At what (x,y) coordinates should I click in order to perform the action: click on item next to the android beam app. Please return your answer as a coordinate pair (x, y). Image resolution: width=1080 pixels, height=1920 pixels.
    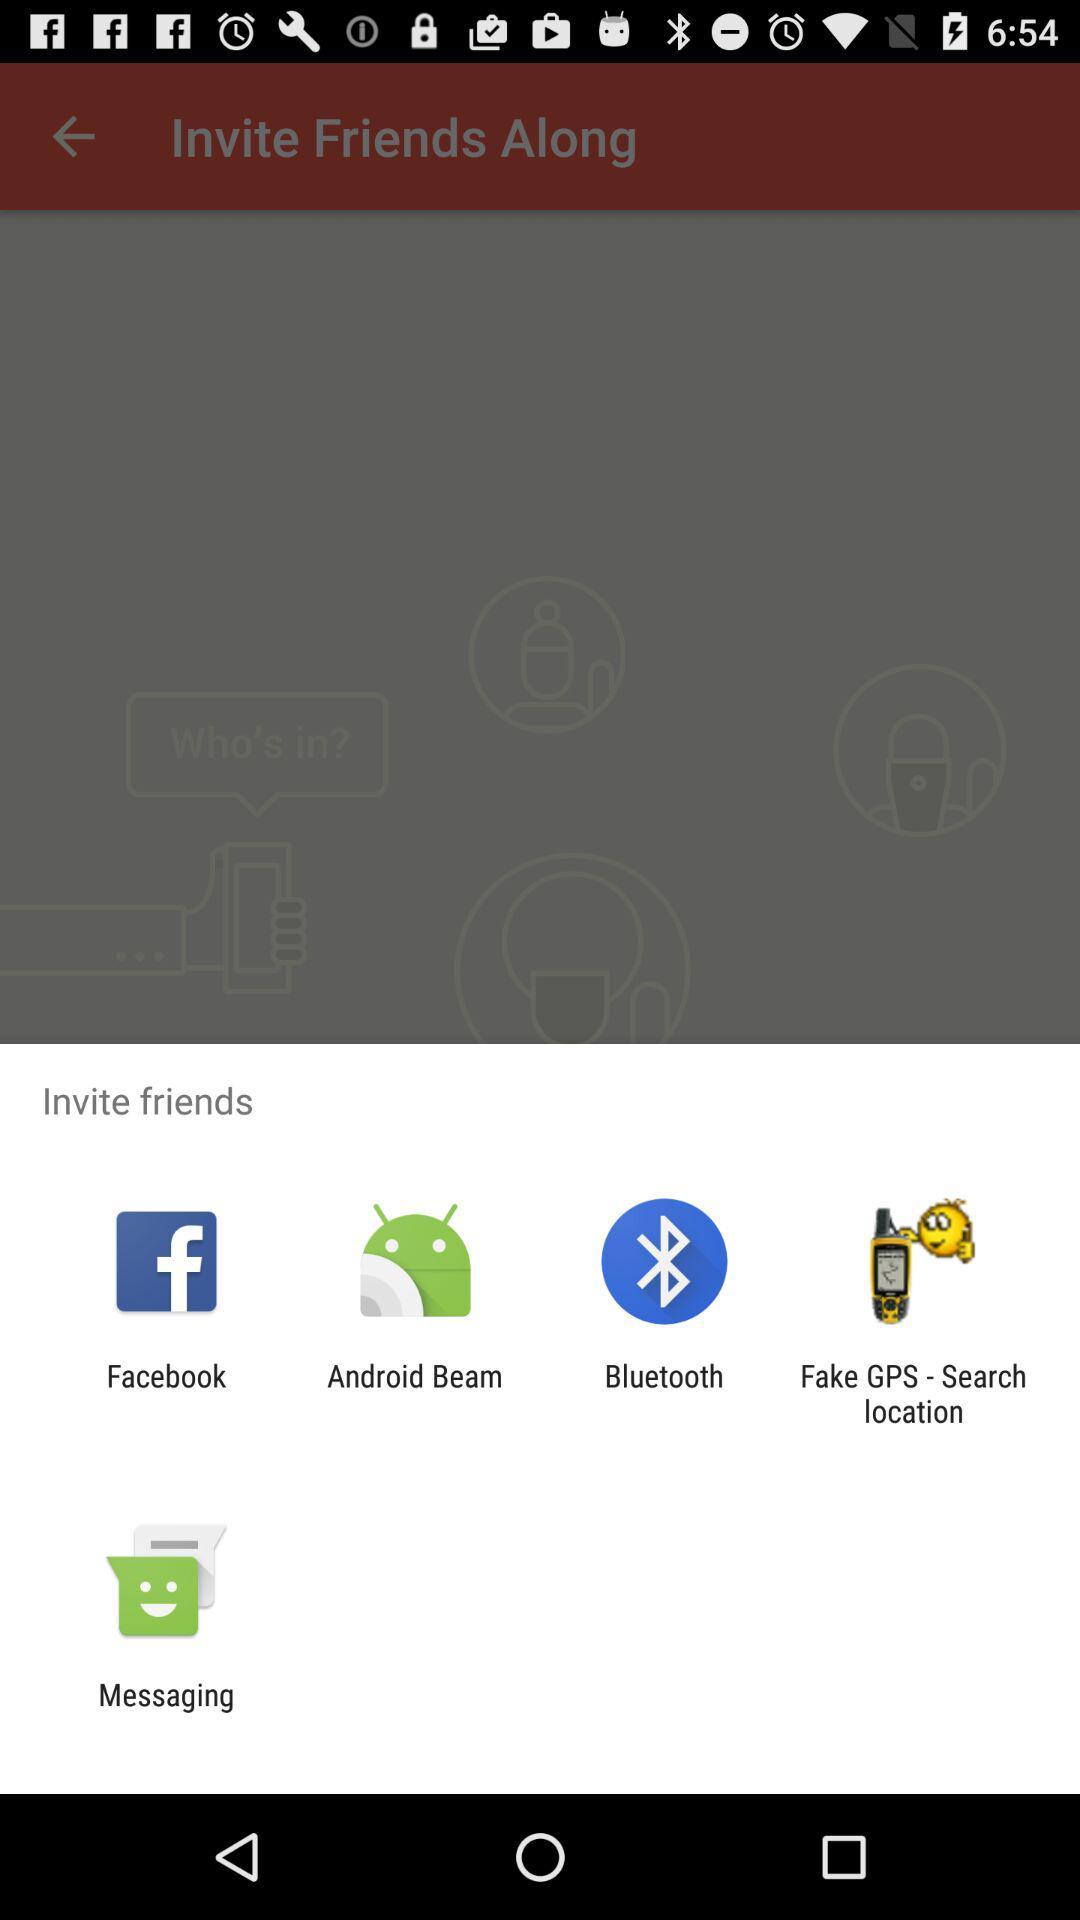
    Looking at the image, I should click on (664, 1392).